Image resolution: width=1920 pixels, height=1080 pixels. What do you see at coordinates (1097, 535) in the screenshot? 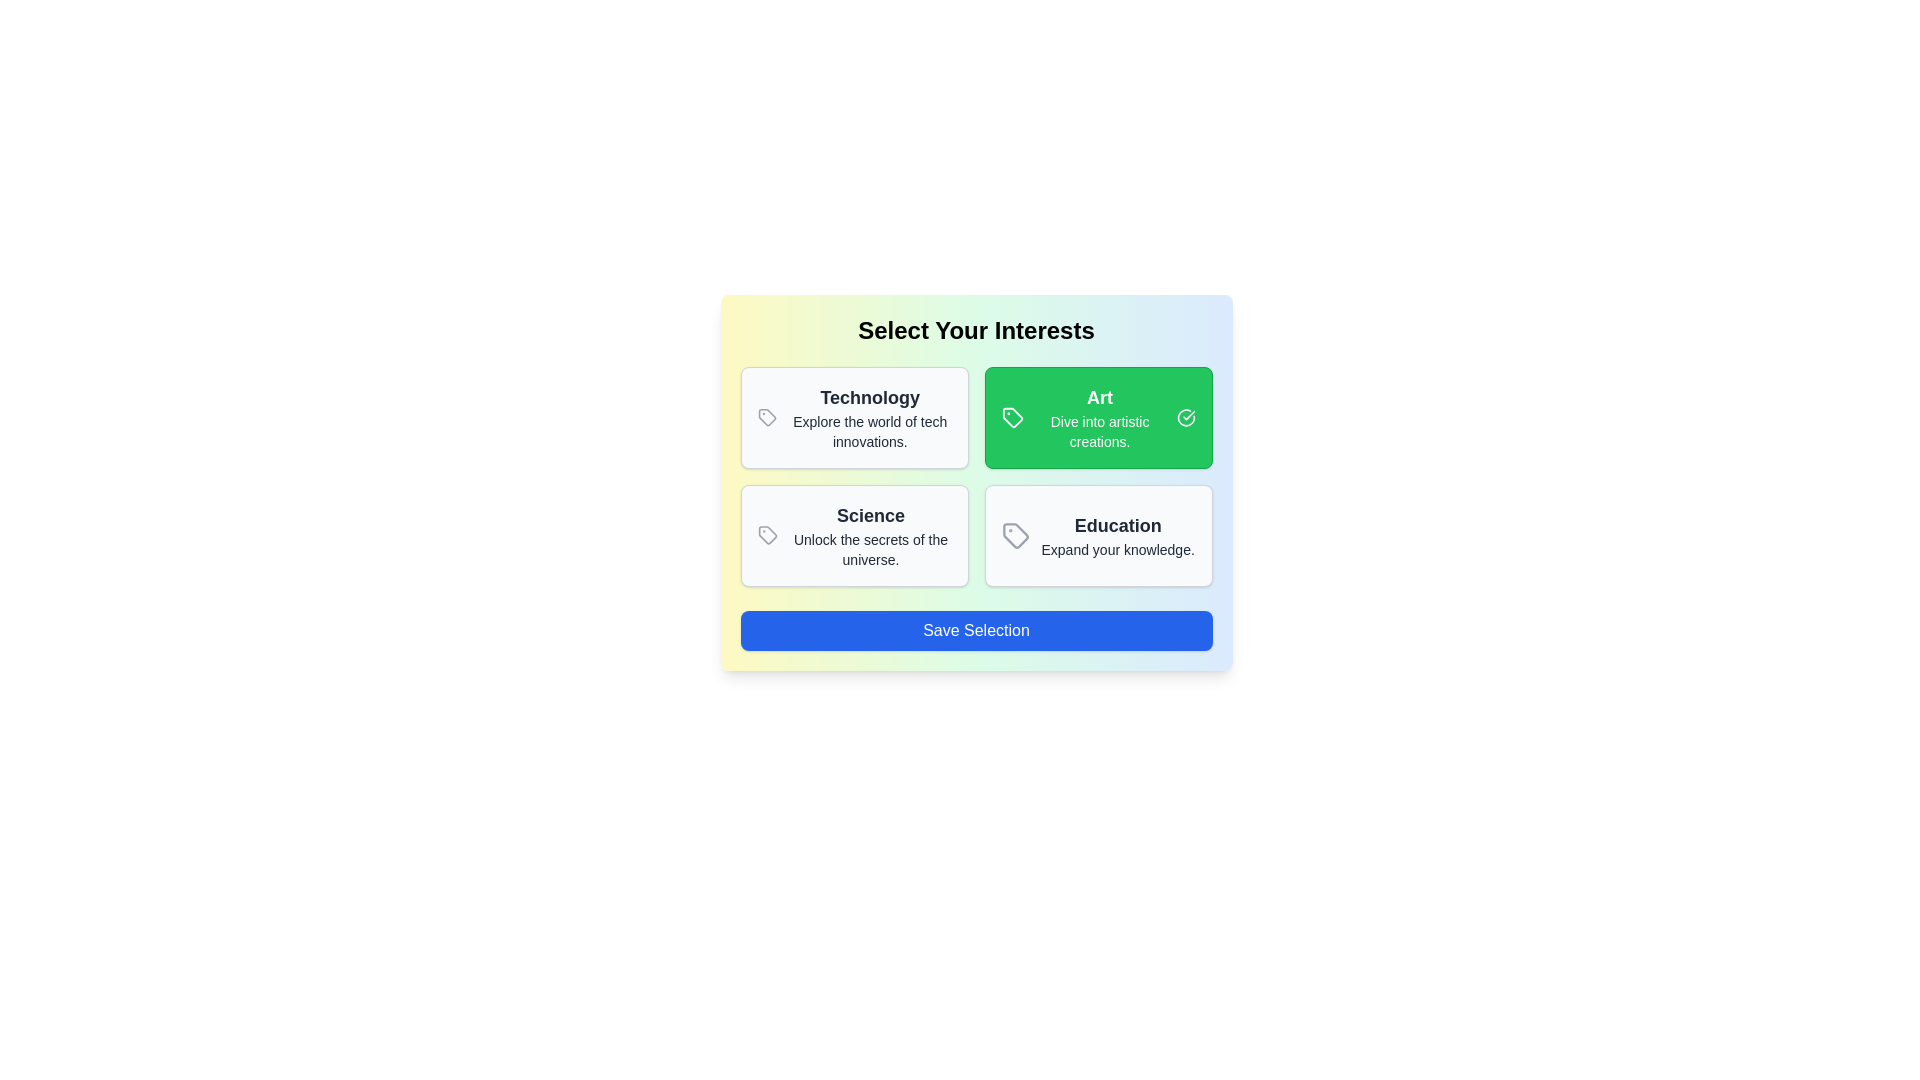
I see `the category Education` at bounding box center [1097, 535].